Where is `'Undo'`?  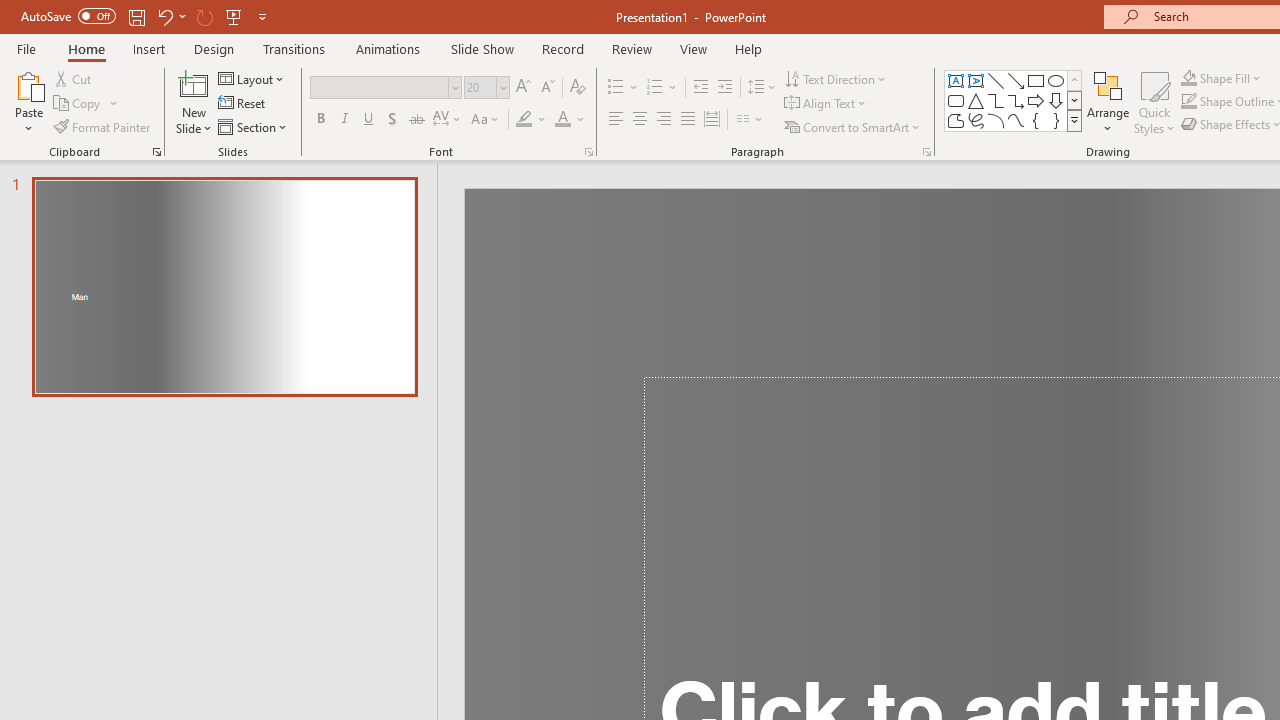
'Undo' is located at coordinates (170, 16).